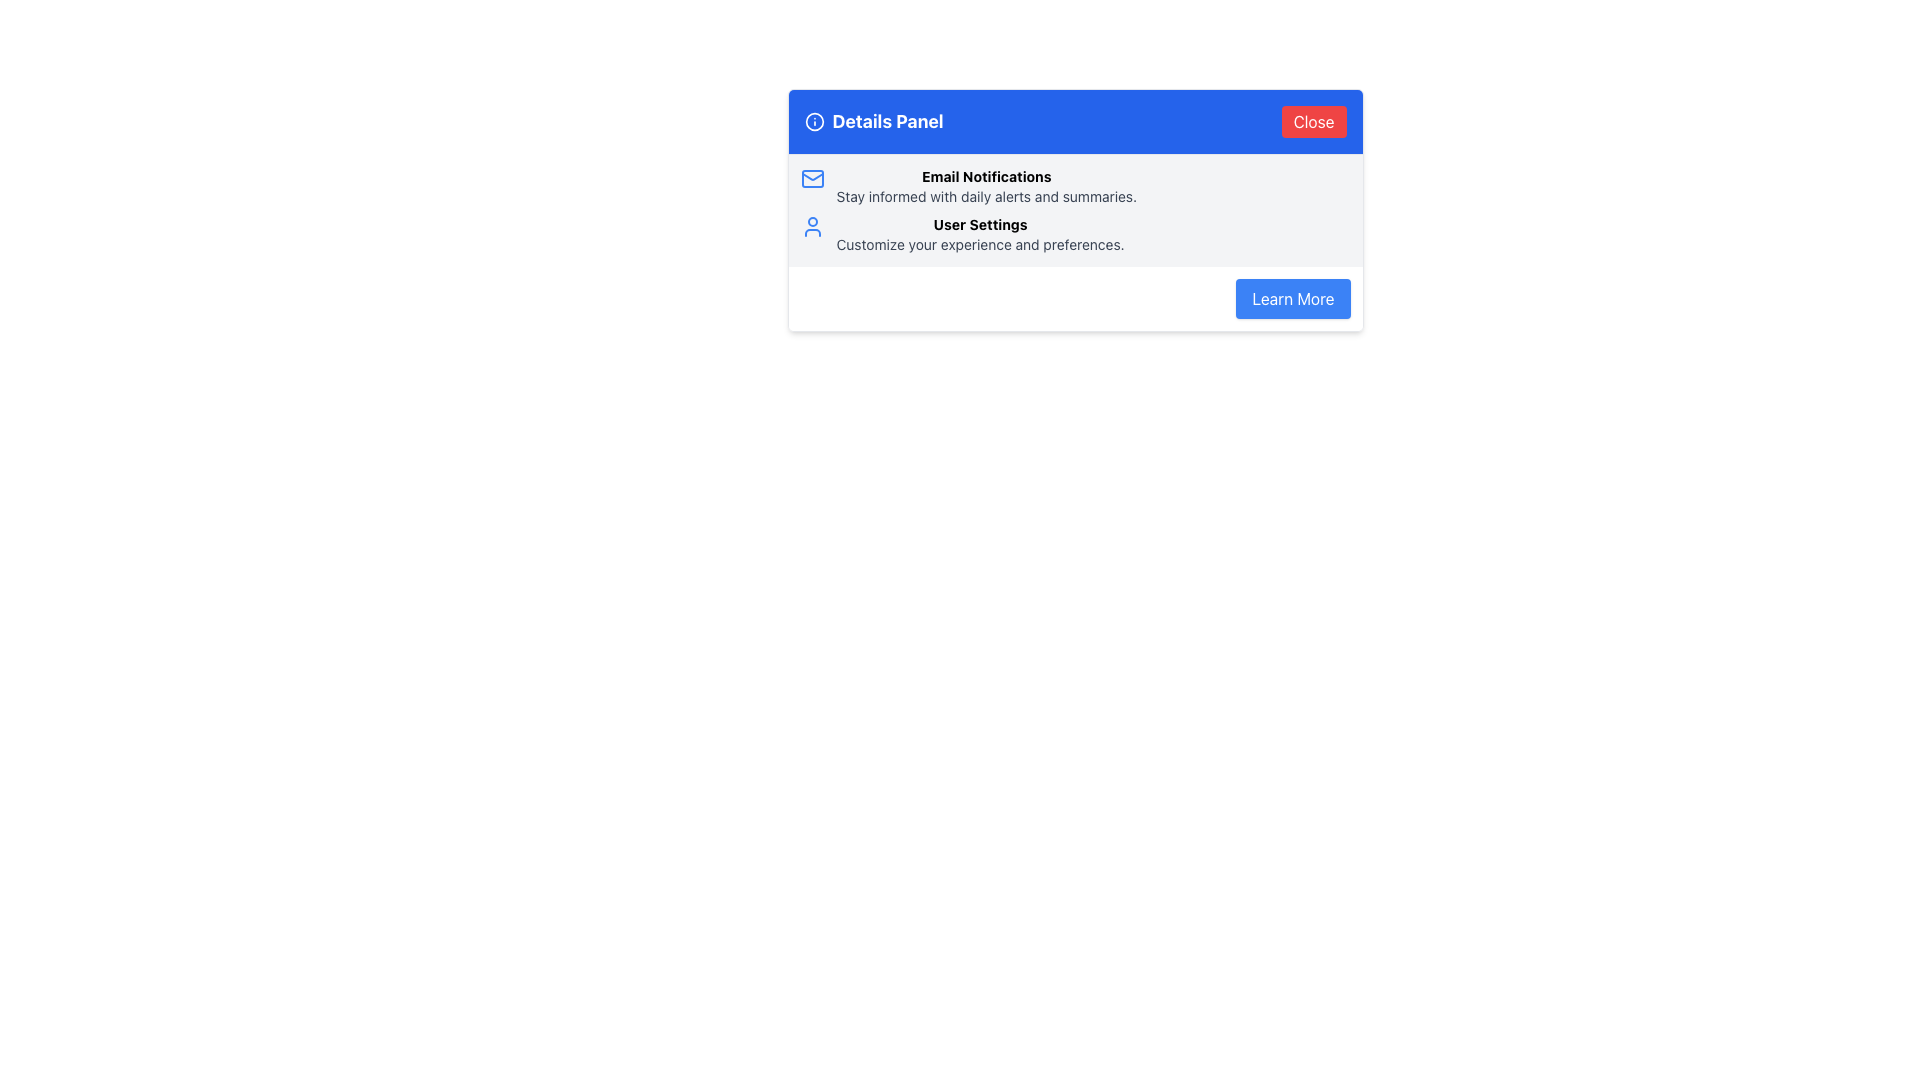  What do you see at coordinates (887, 122) in the screenshot?
I see `the 'Details Panel' text label, which is displayed in bold white font on a blue header bar of the pop-up panel` at bounding box center [887, 122].